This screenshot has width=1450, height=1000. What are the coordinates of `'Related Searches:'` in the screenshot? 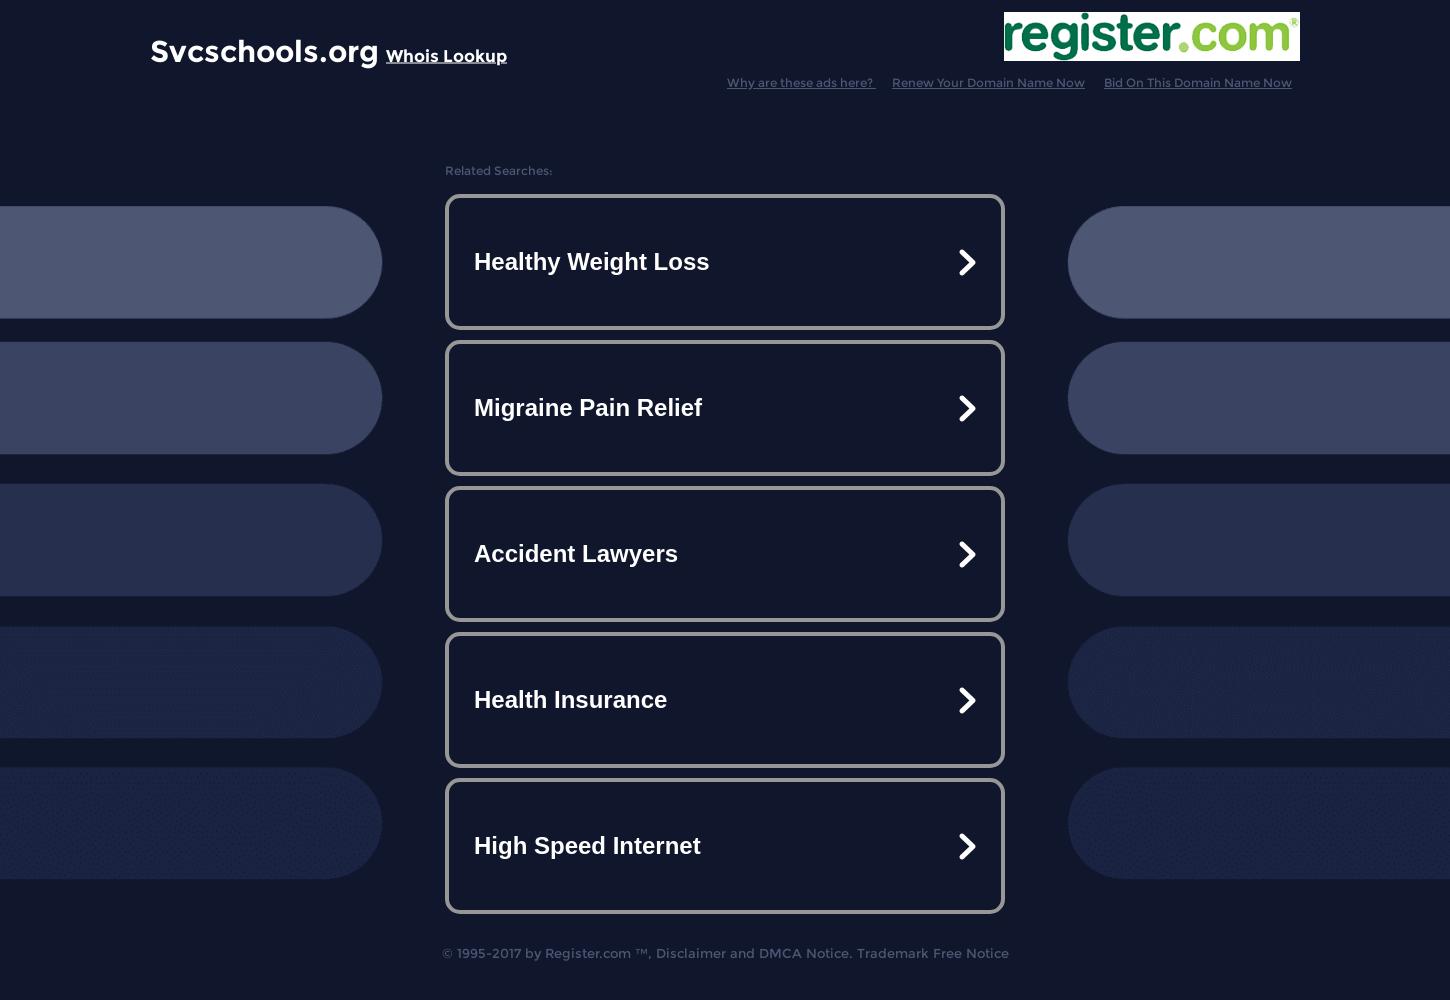 It's located at (444, 170).